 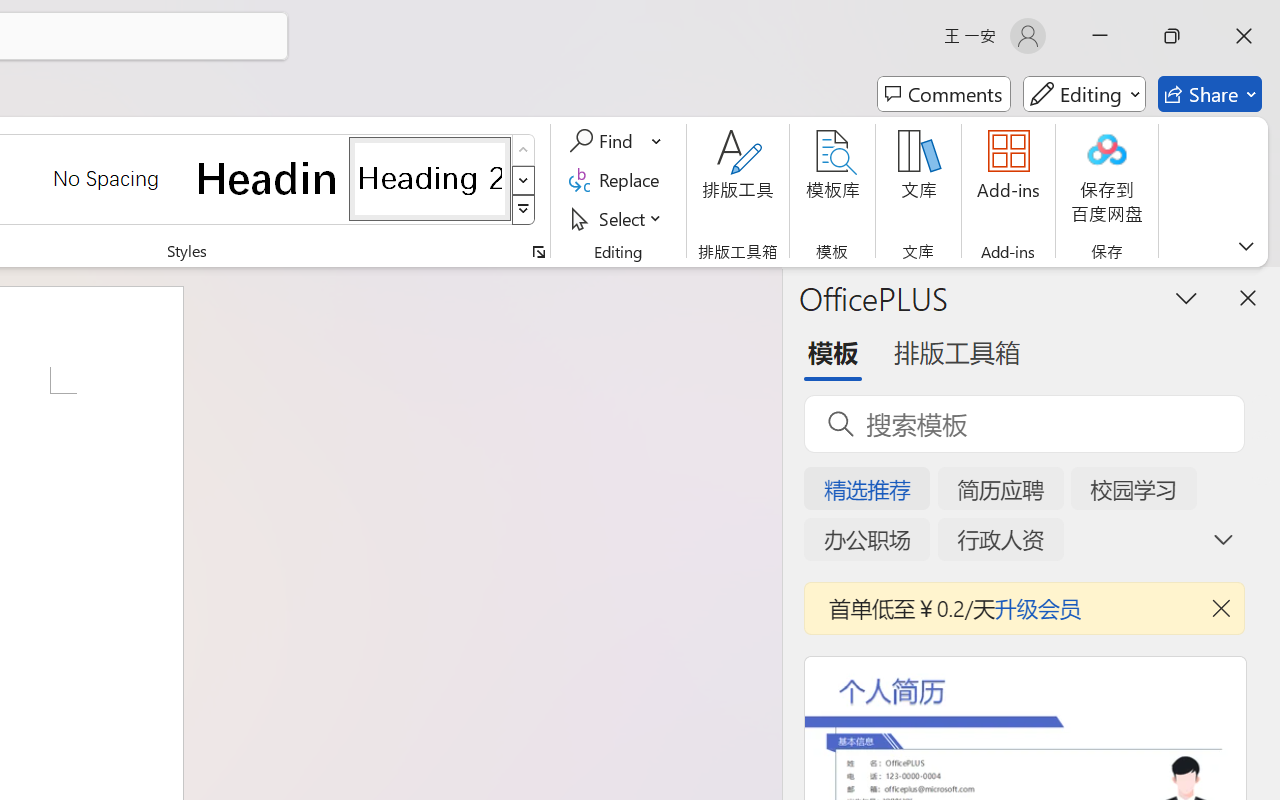 I want to click on 'Class: NetUIImage', so click(x=524, y=210).